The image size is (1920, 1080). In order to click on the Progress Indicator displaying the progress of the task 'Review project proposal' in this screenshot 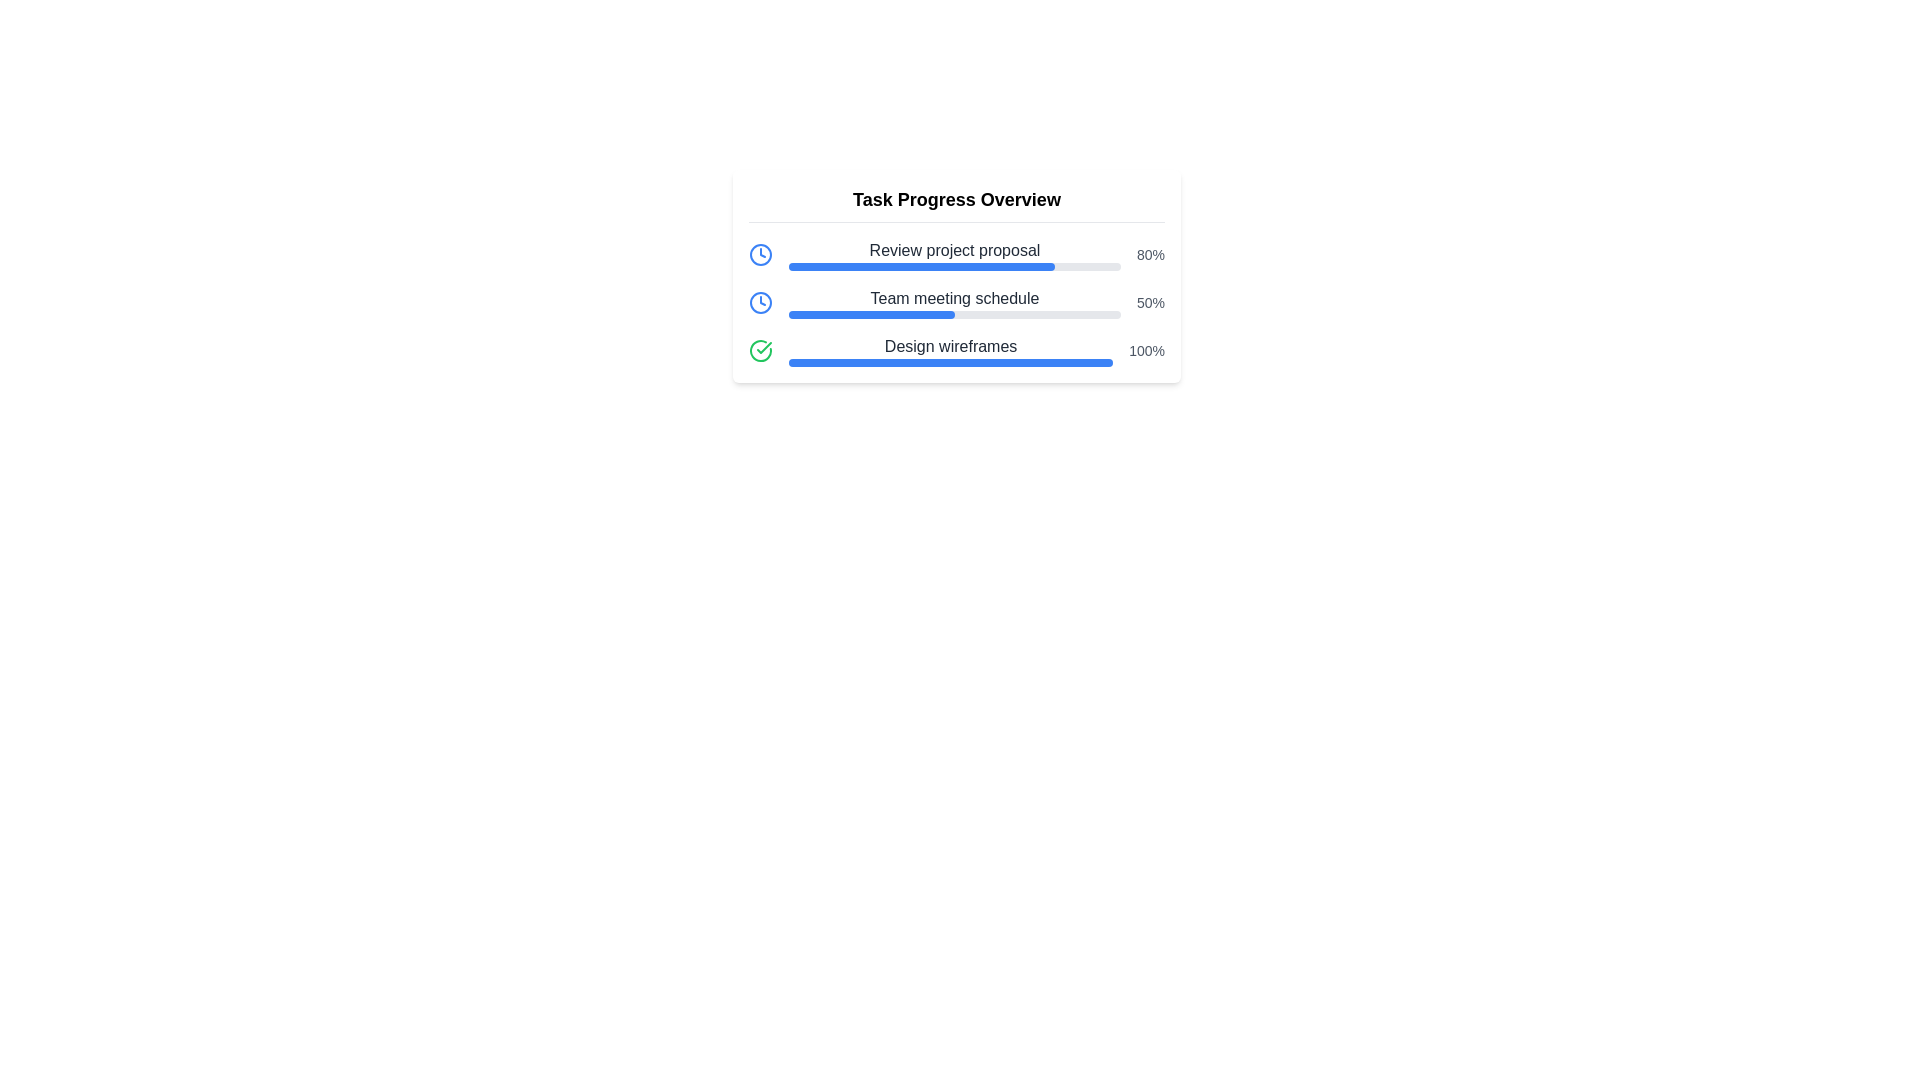, I will do `click(955, 253)`.